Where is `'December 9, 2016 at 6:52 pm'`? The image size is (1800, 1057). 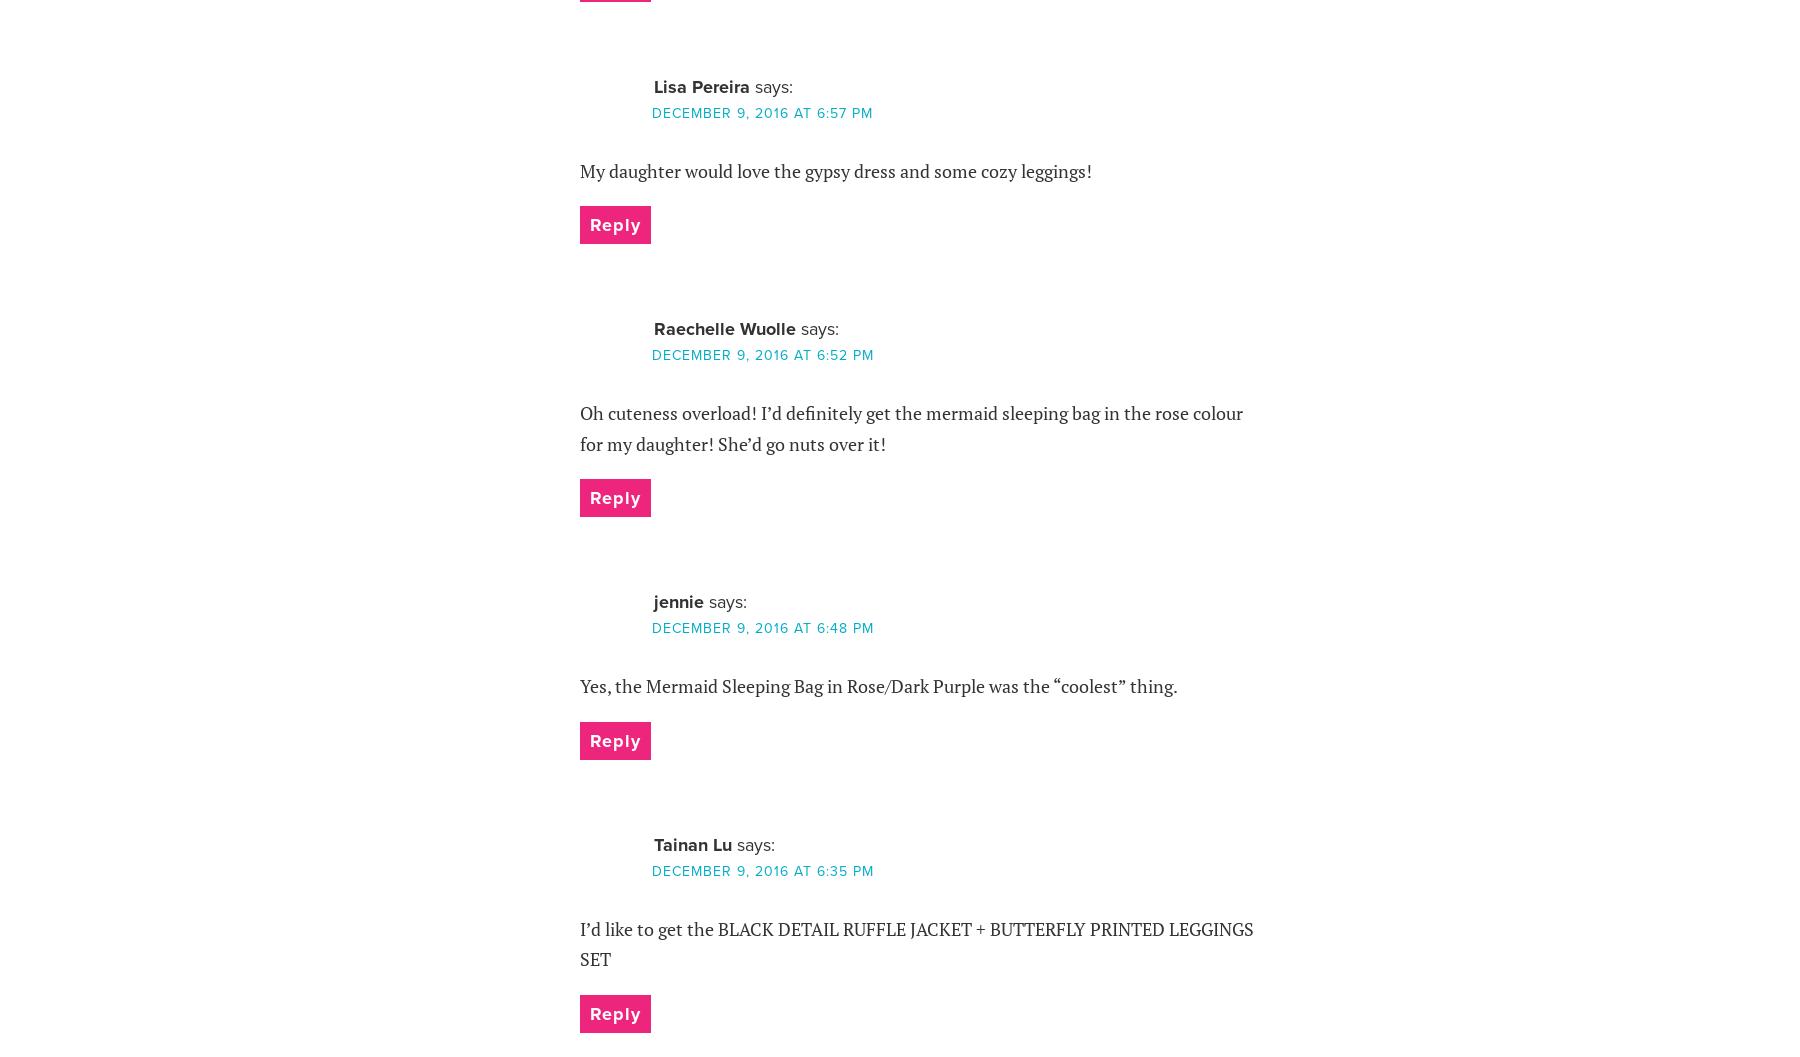
'December 9, 2016 at 6:52 pm' is located at coordinates (760, 355).